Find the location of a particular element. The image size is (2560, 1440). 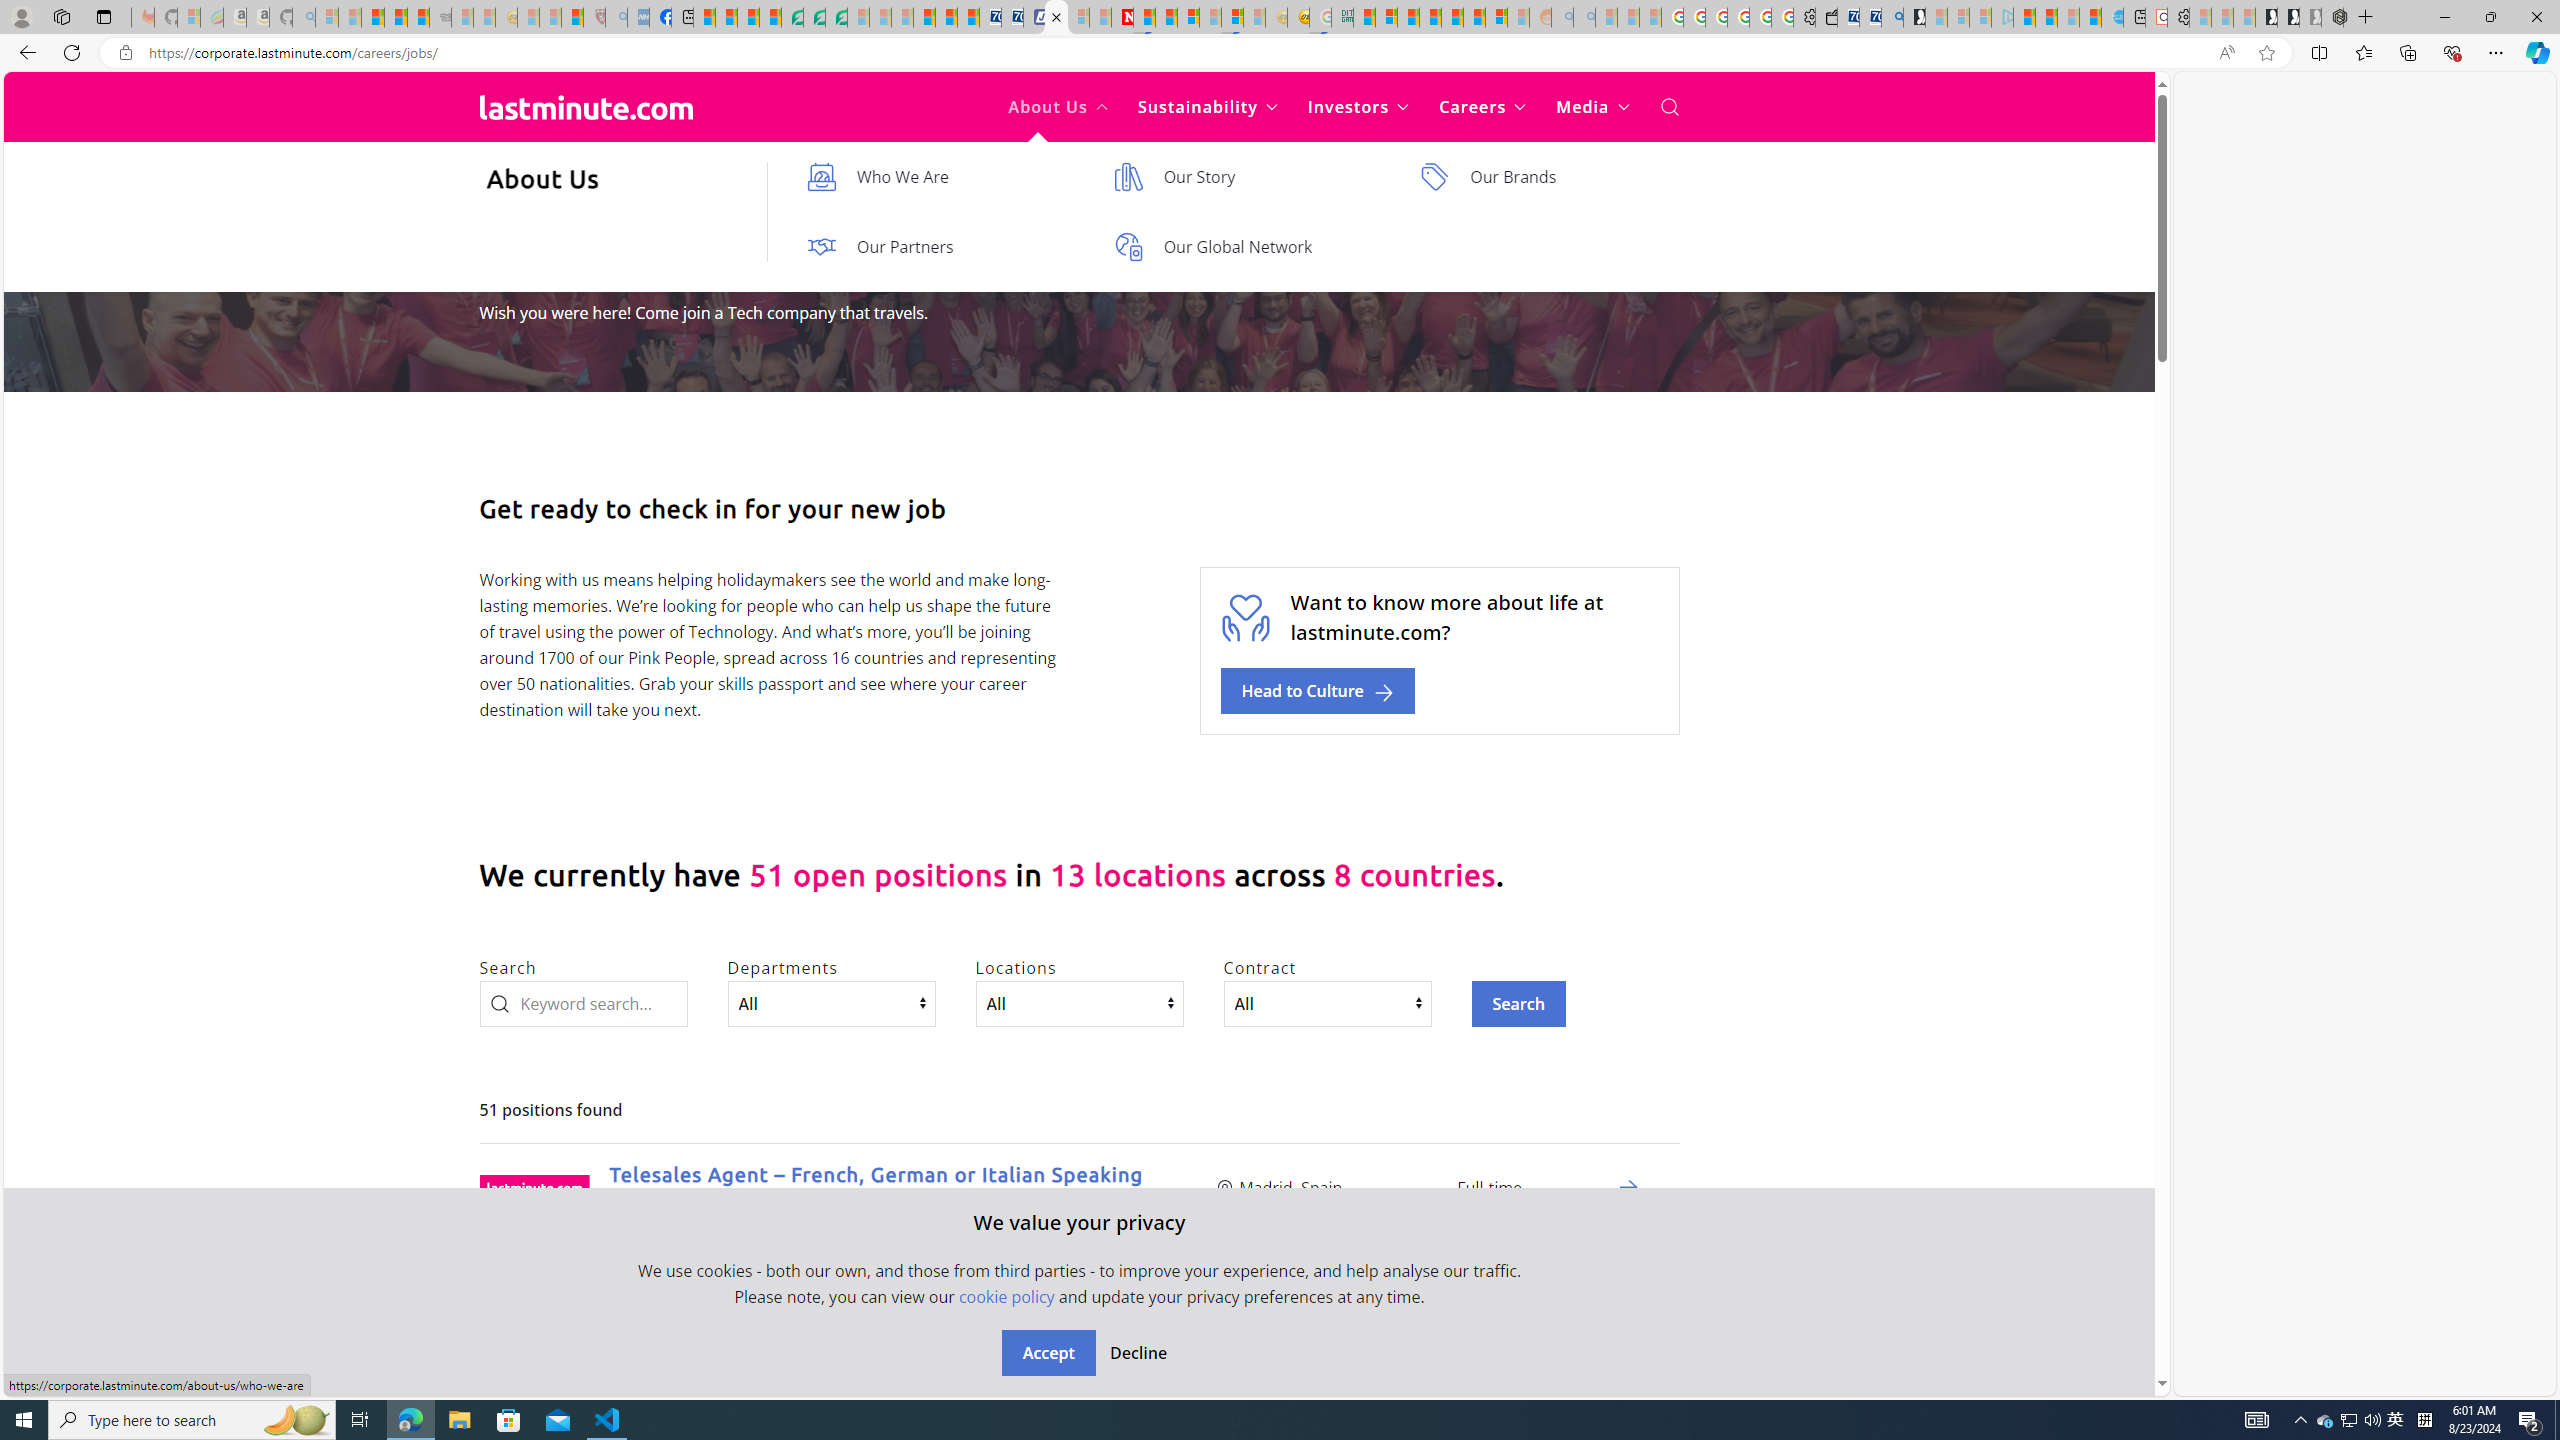

'list of asthma inhalers uk - Search - Sleeping' is located at coordinates (615, 16).